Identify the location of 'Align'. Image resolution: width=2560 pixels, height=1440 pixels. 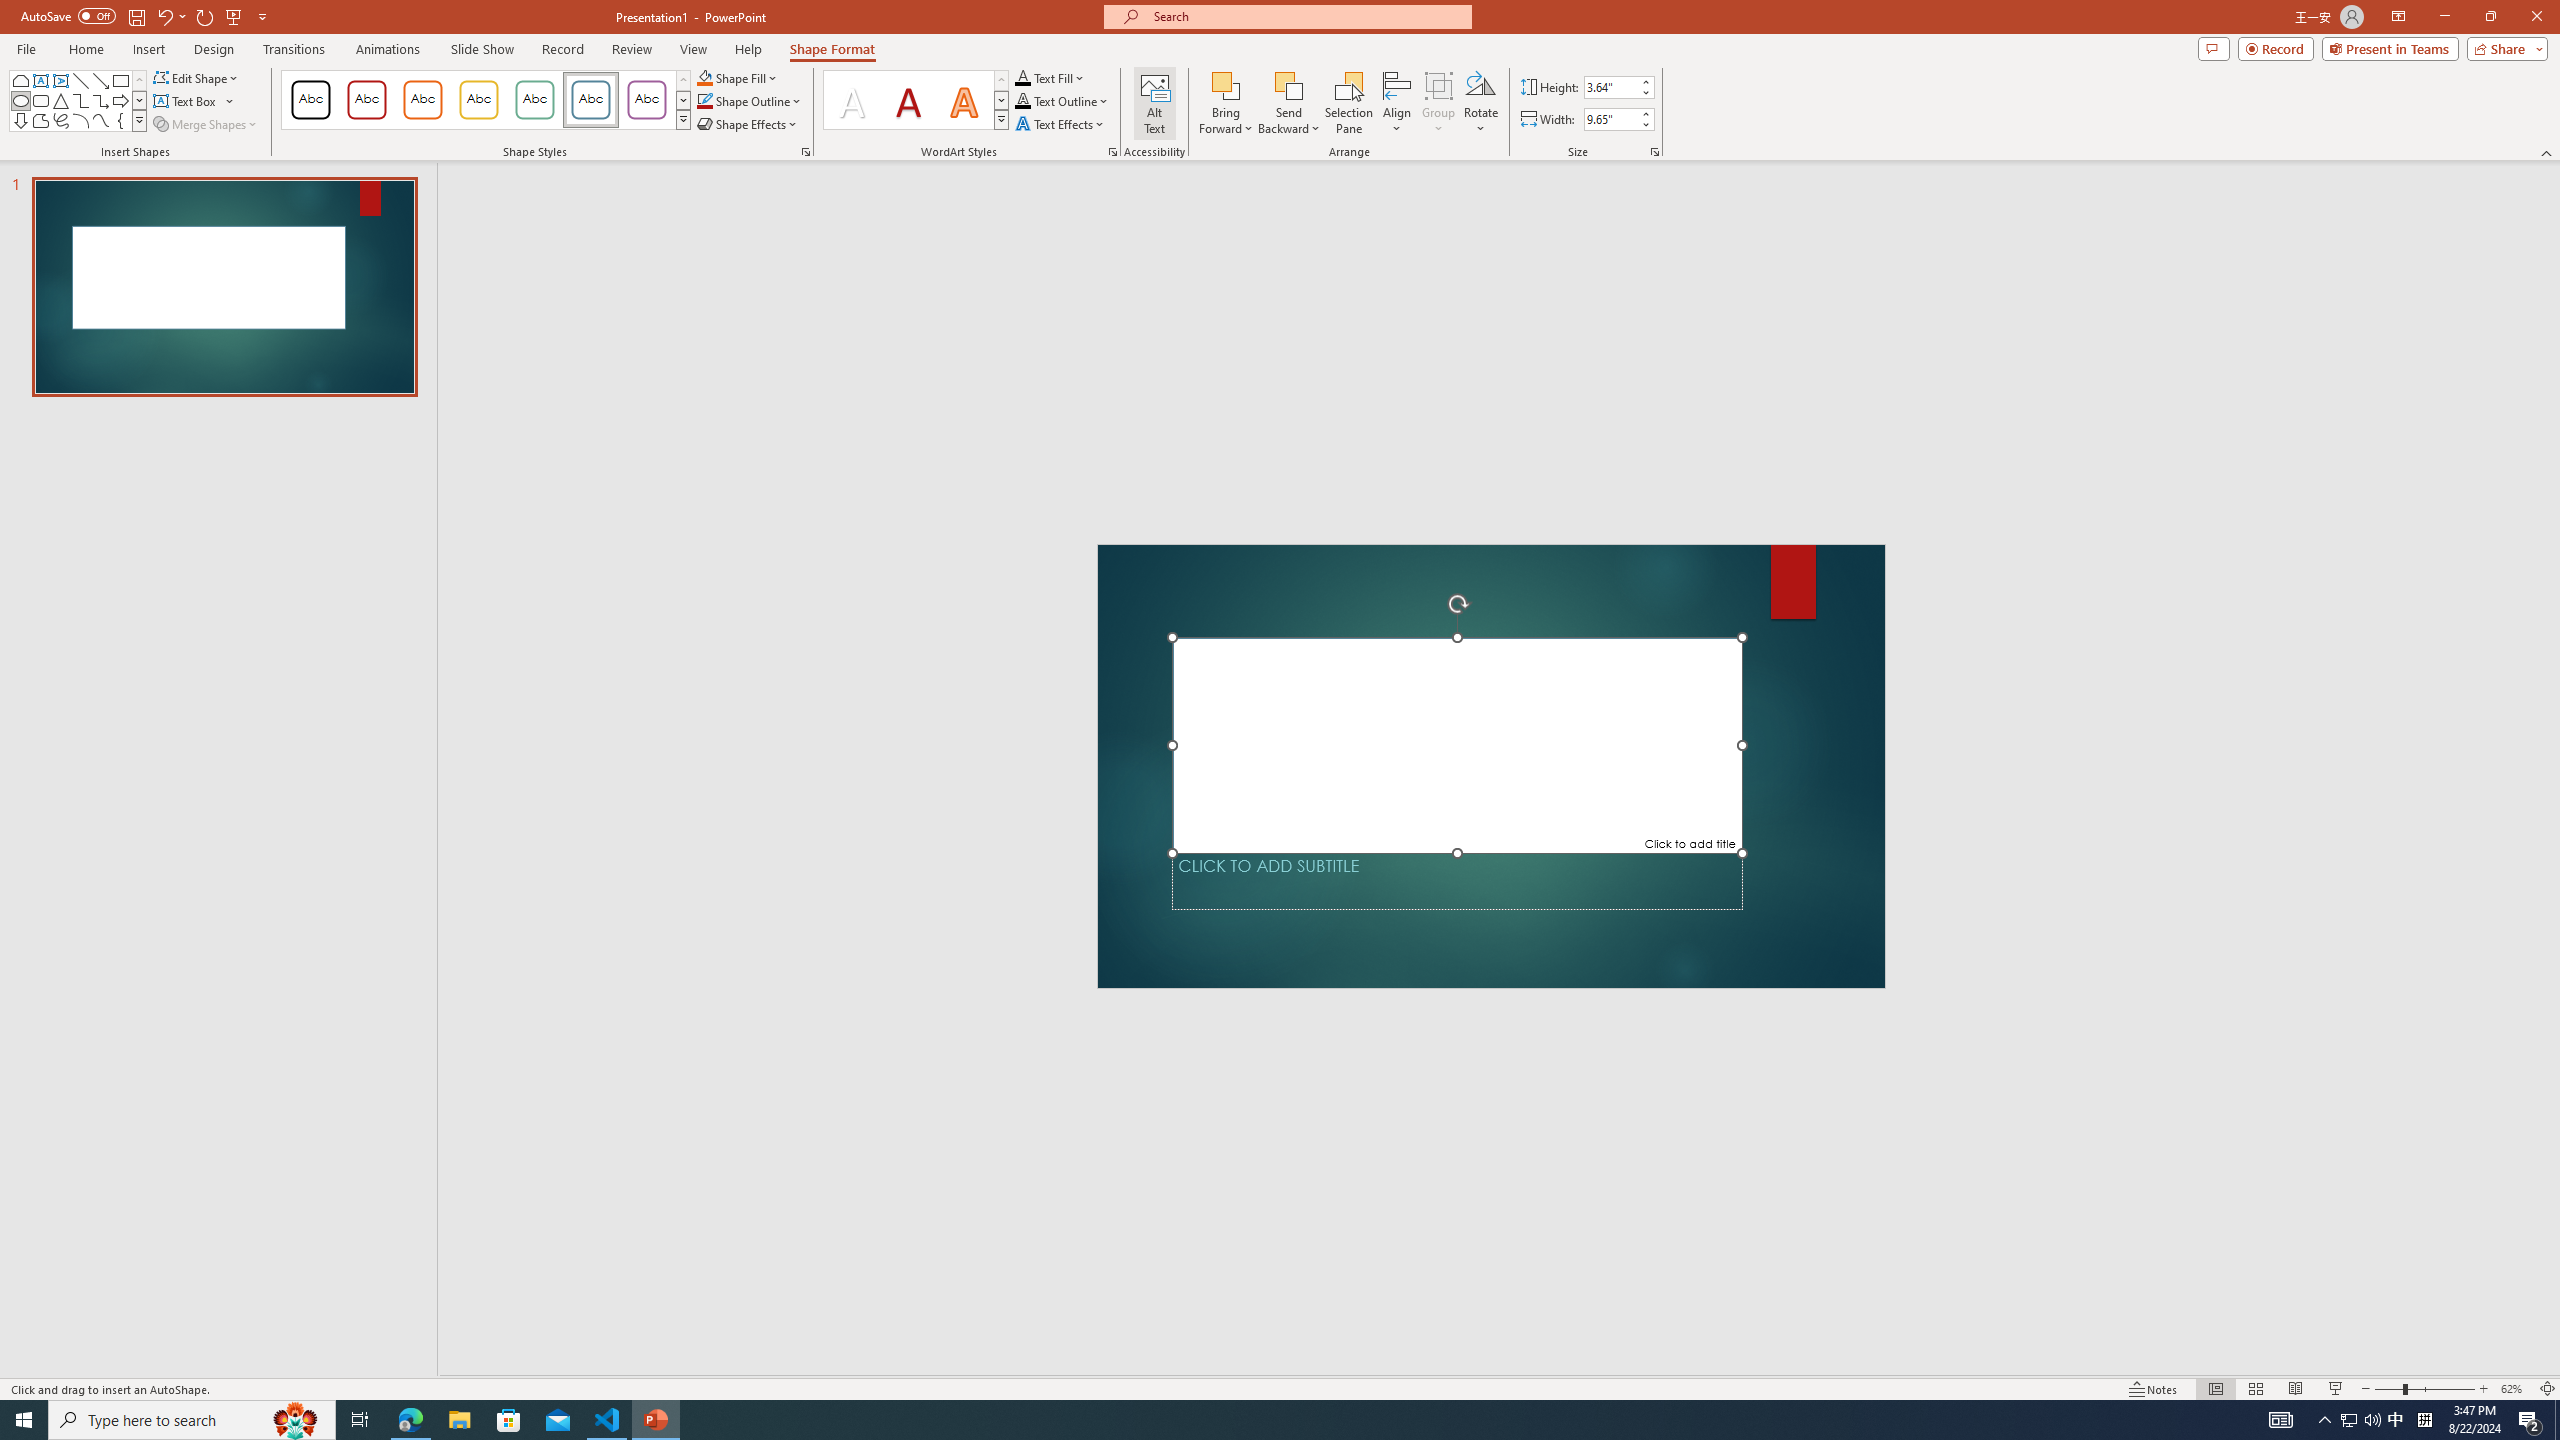
(1397, 103).